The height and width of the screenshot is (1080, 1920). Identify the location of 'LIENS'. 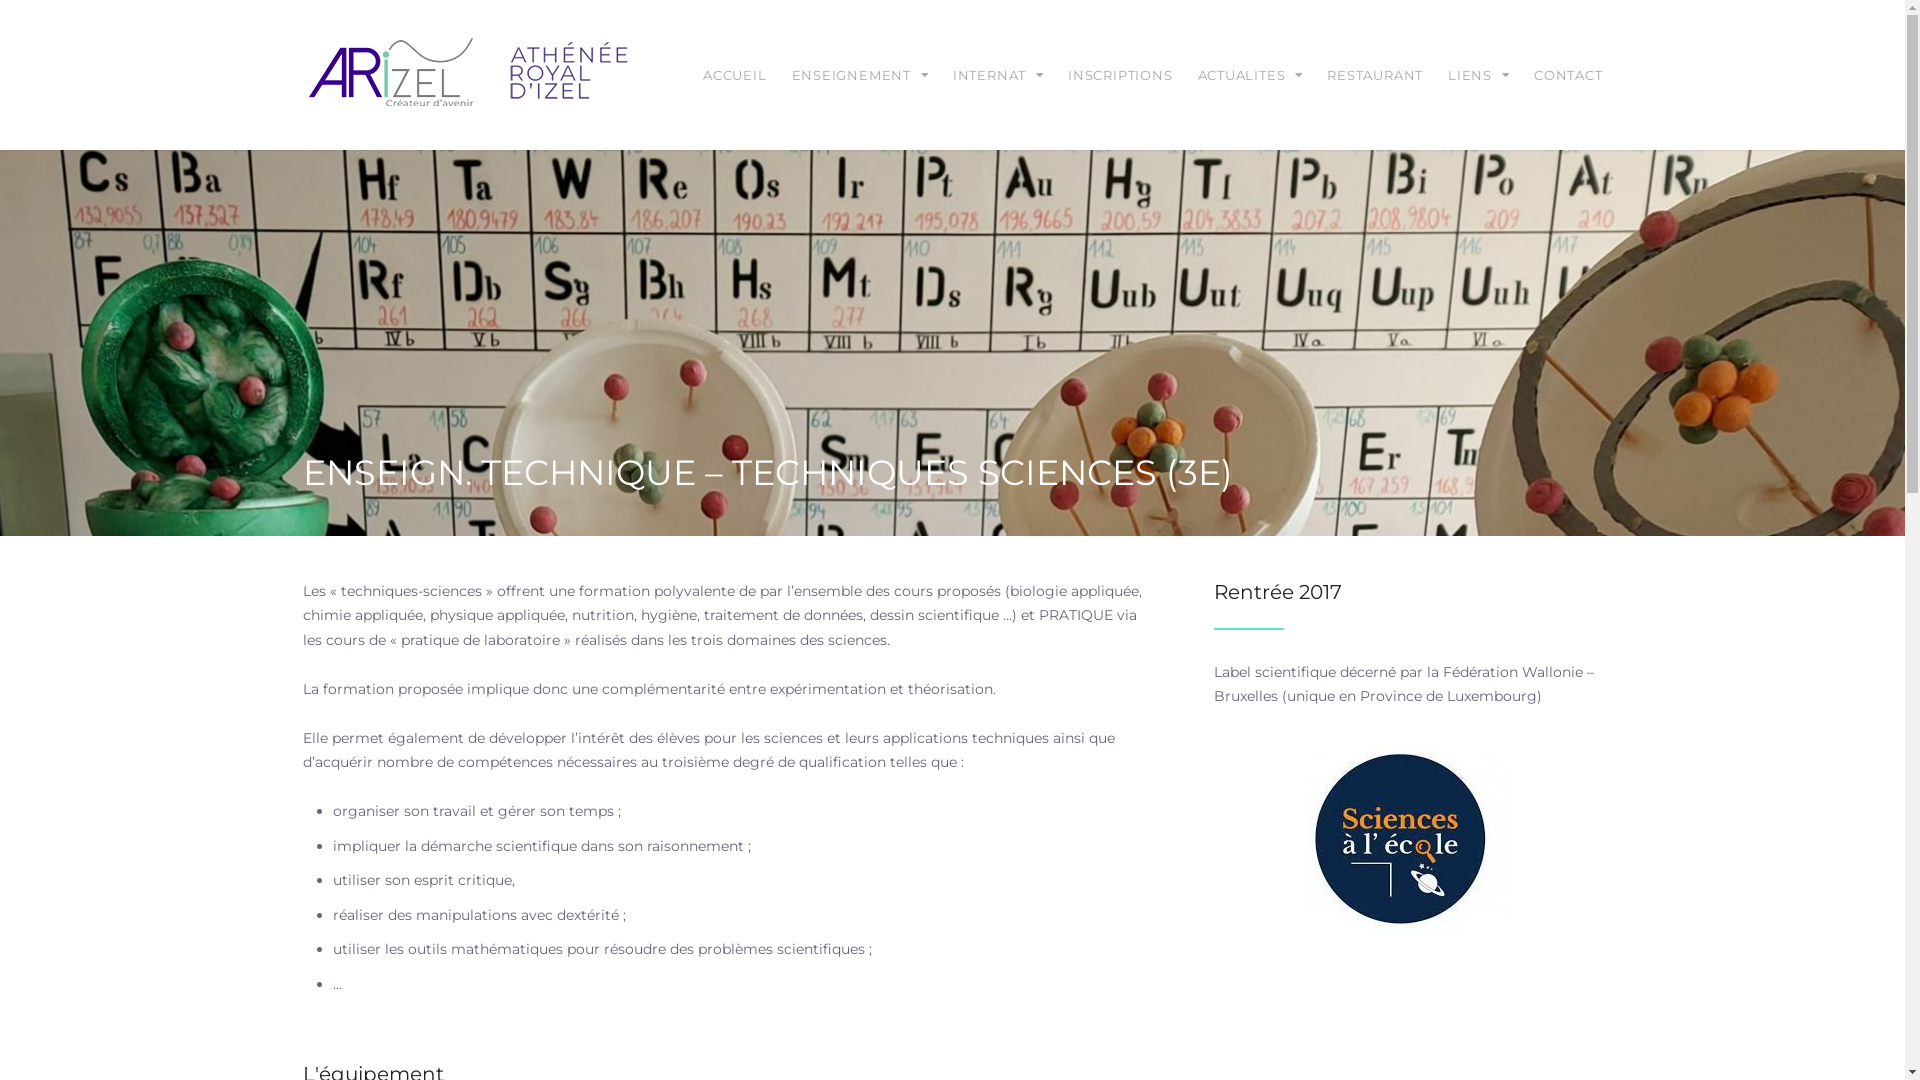
(1478, 73).